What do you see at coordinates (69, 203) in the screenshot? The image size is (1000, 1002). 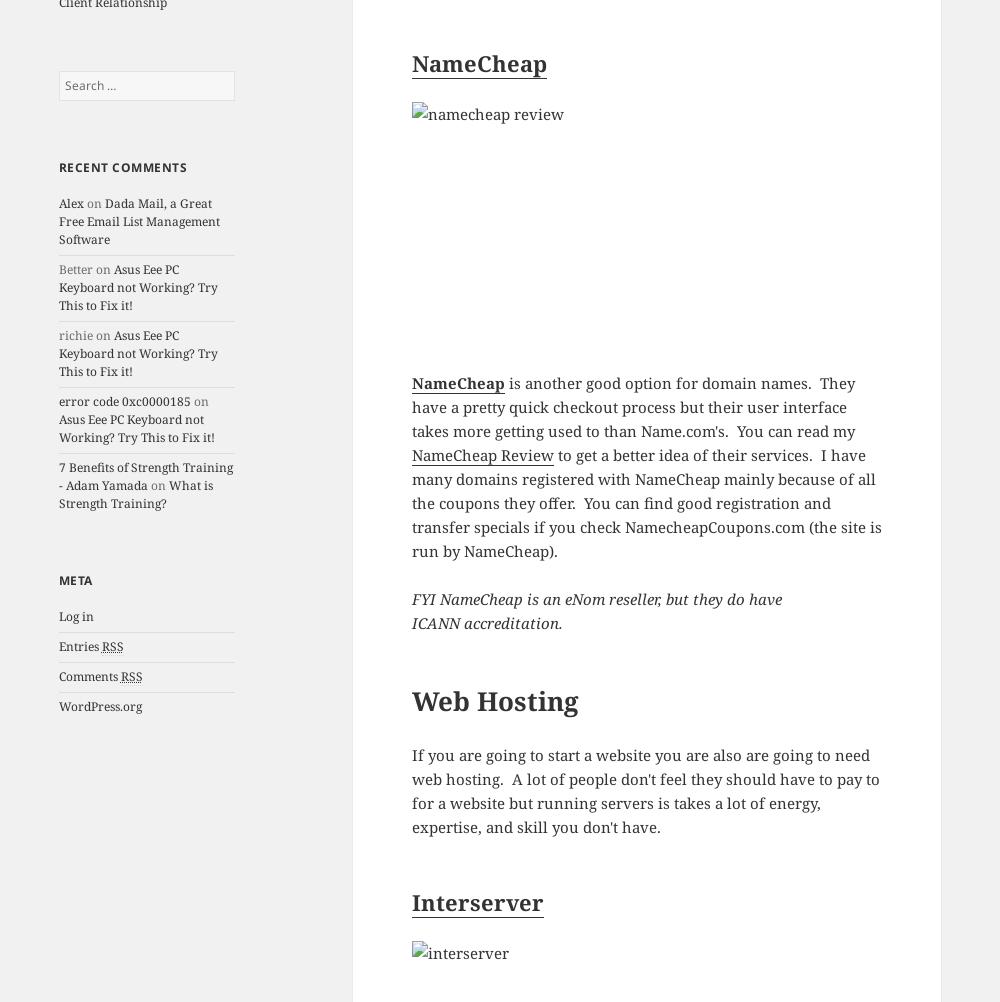 I see `'Alex'` at bounding box center [69, 203].